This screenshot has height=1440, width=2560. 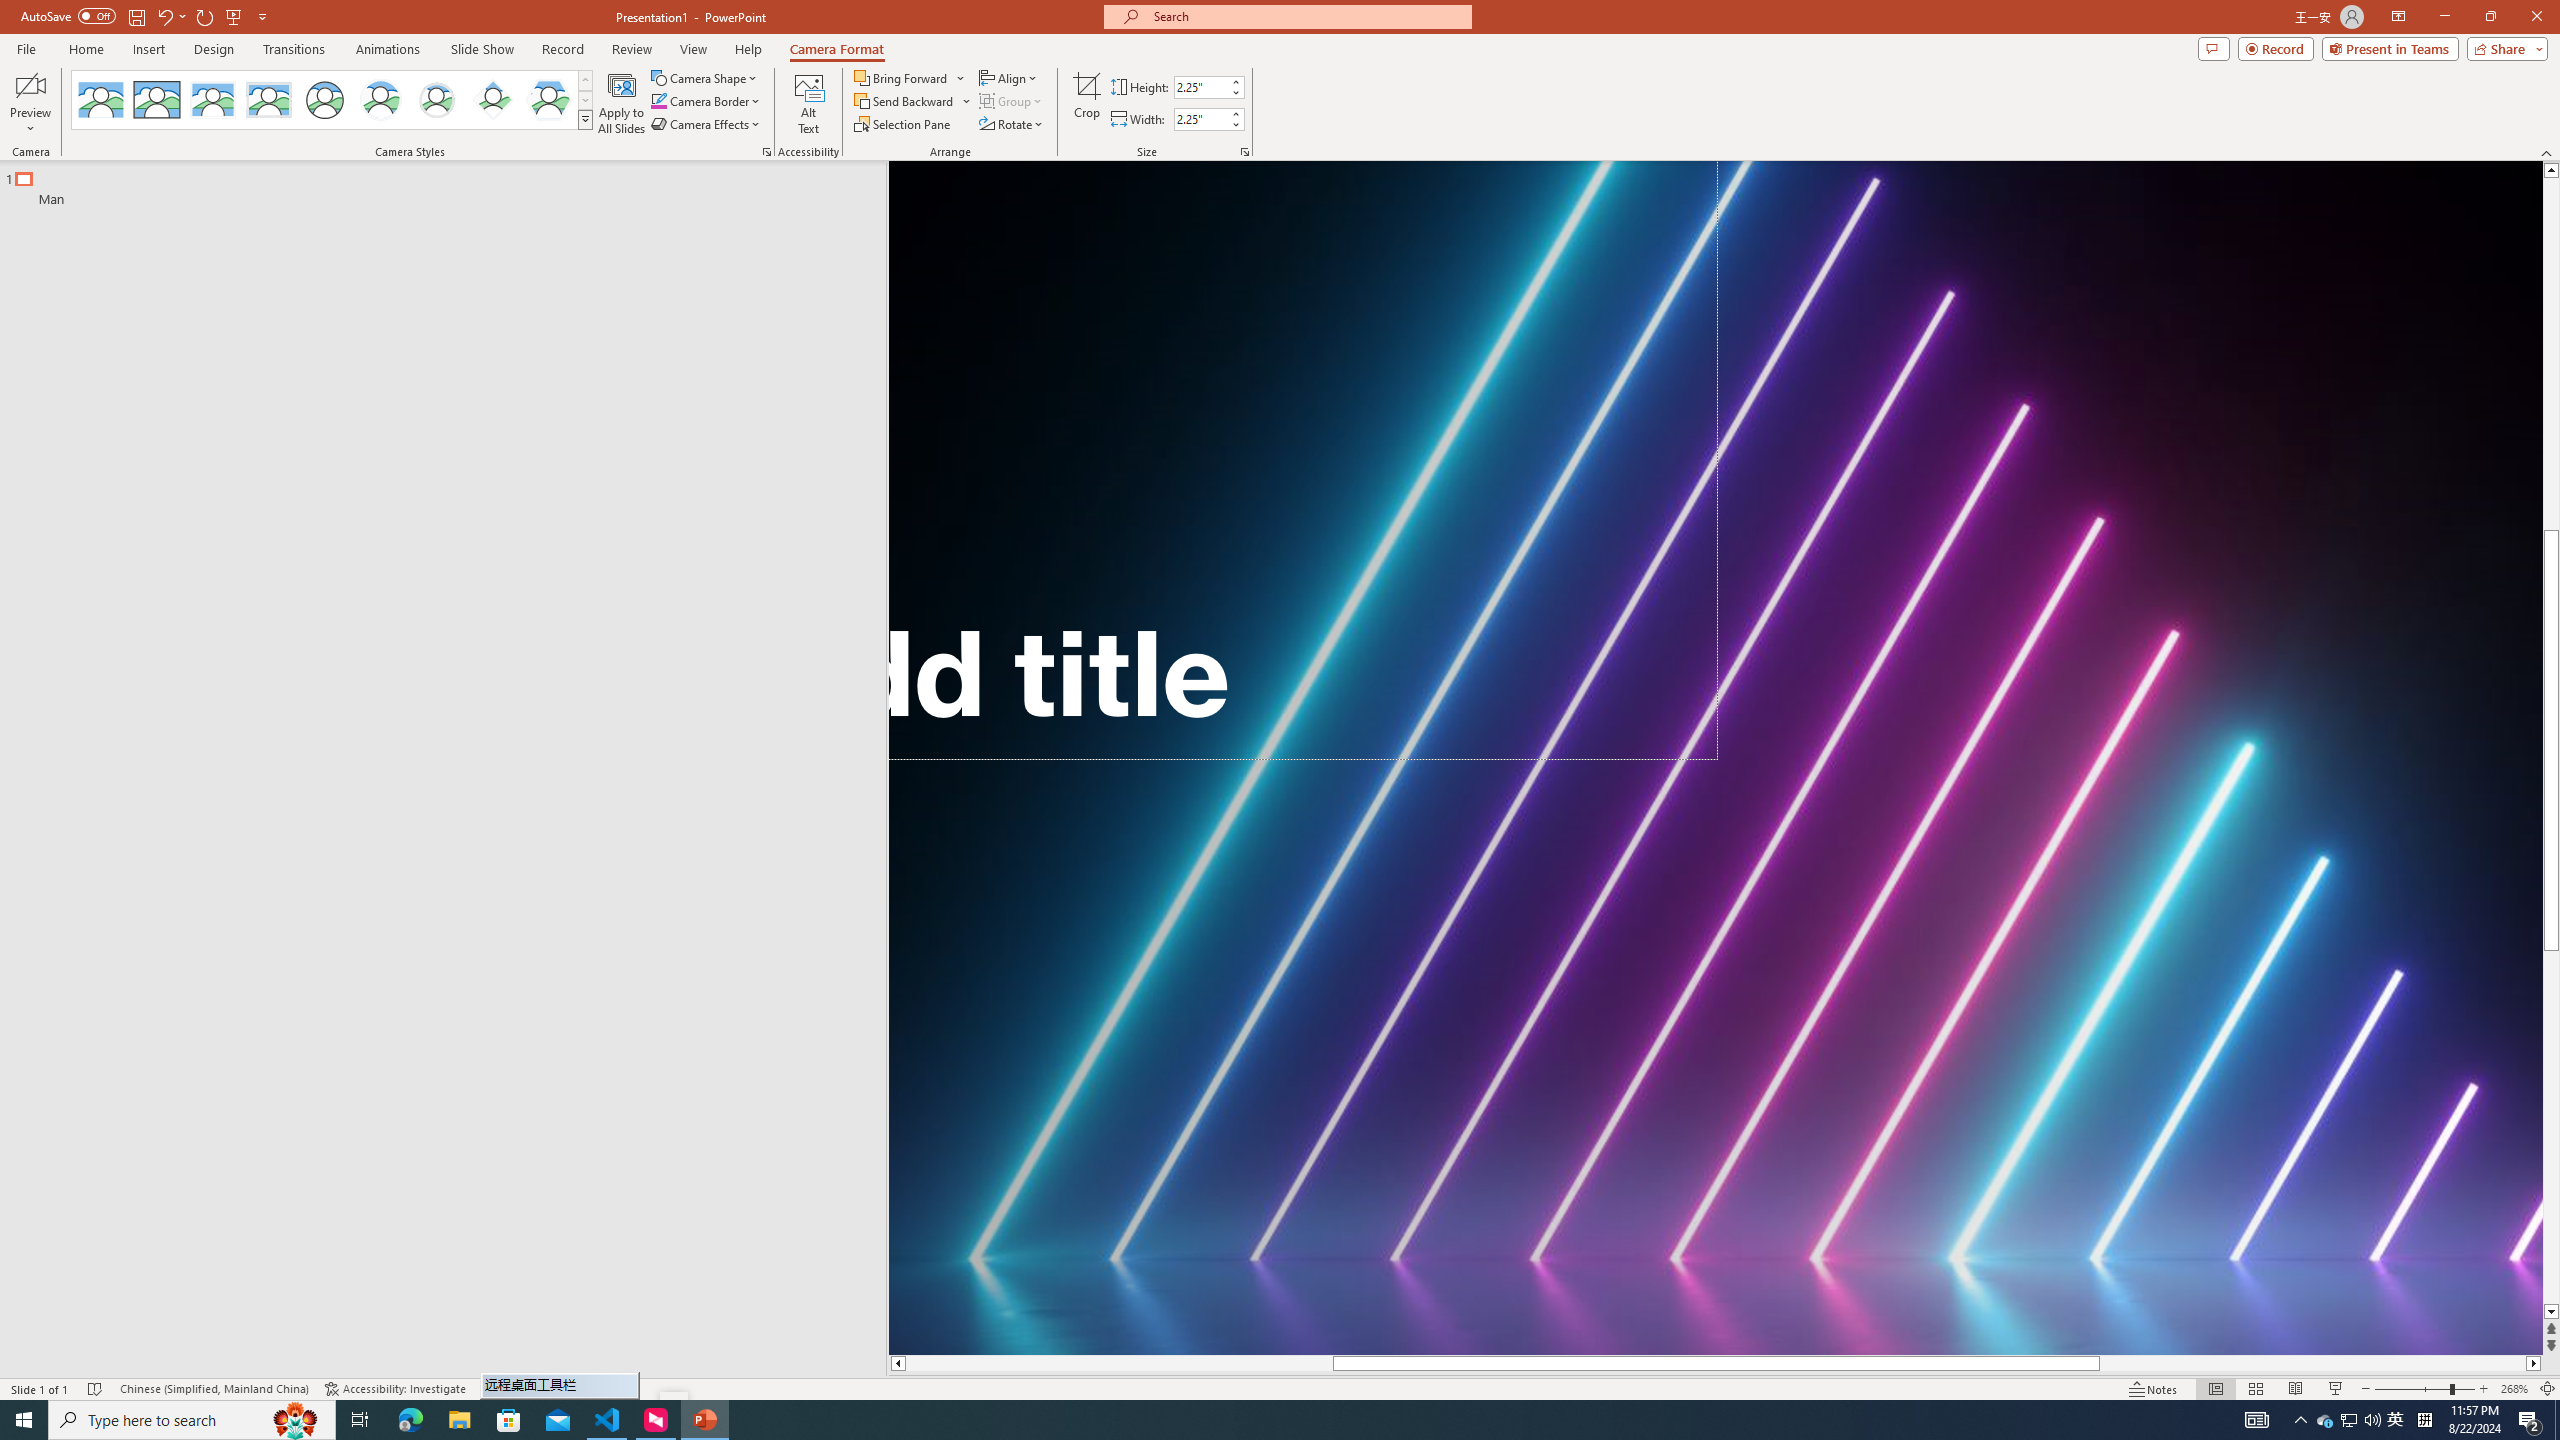 What do you see at coordinates (586, 118) in the screenshot?
I see `'Camera Styles'` at bounding box center [586, 118].